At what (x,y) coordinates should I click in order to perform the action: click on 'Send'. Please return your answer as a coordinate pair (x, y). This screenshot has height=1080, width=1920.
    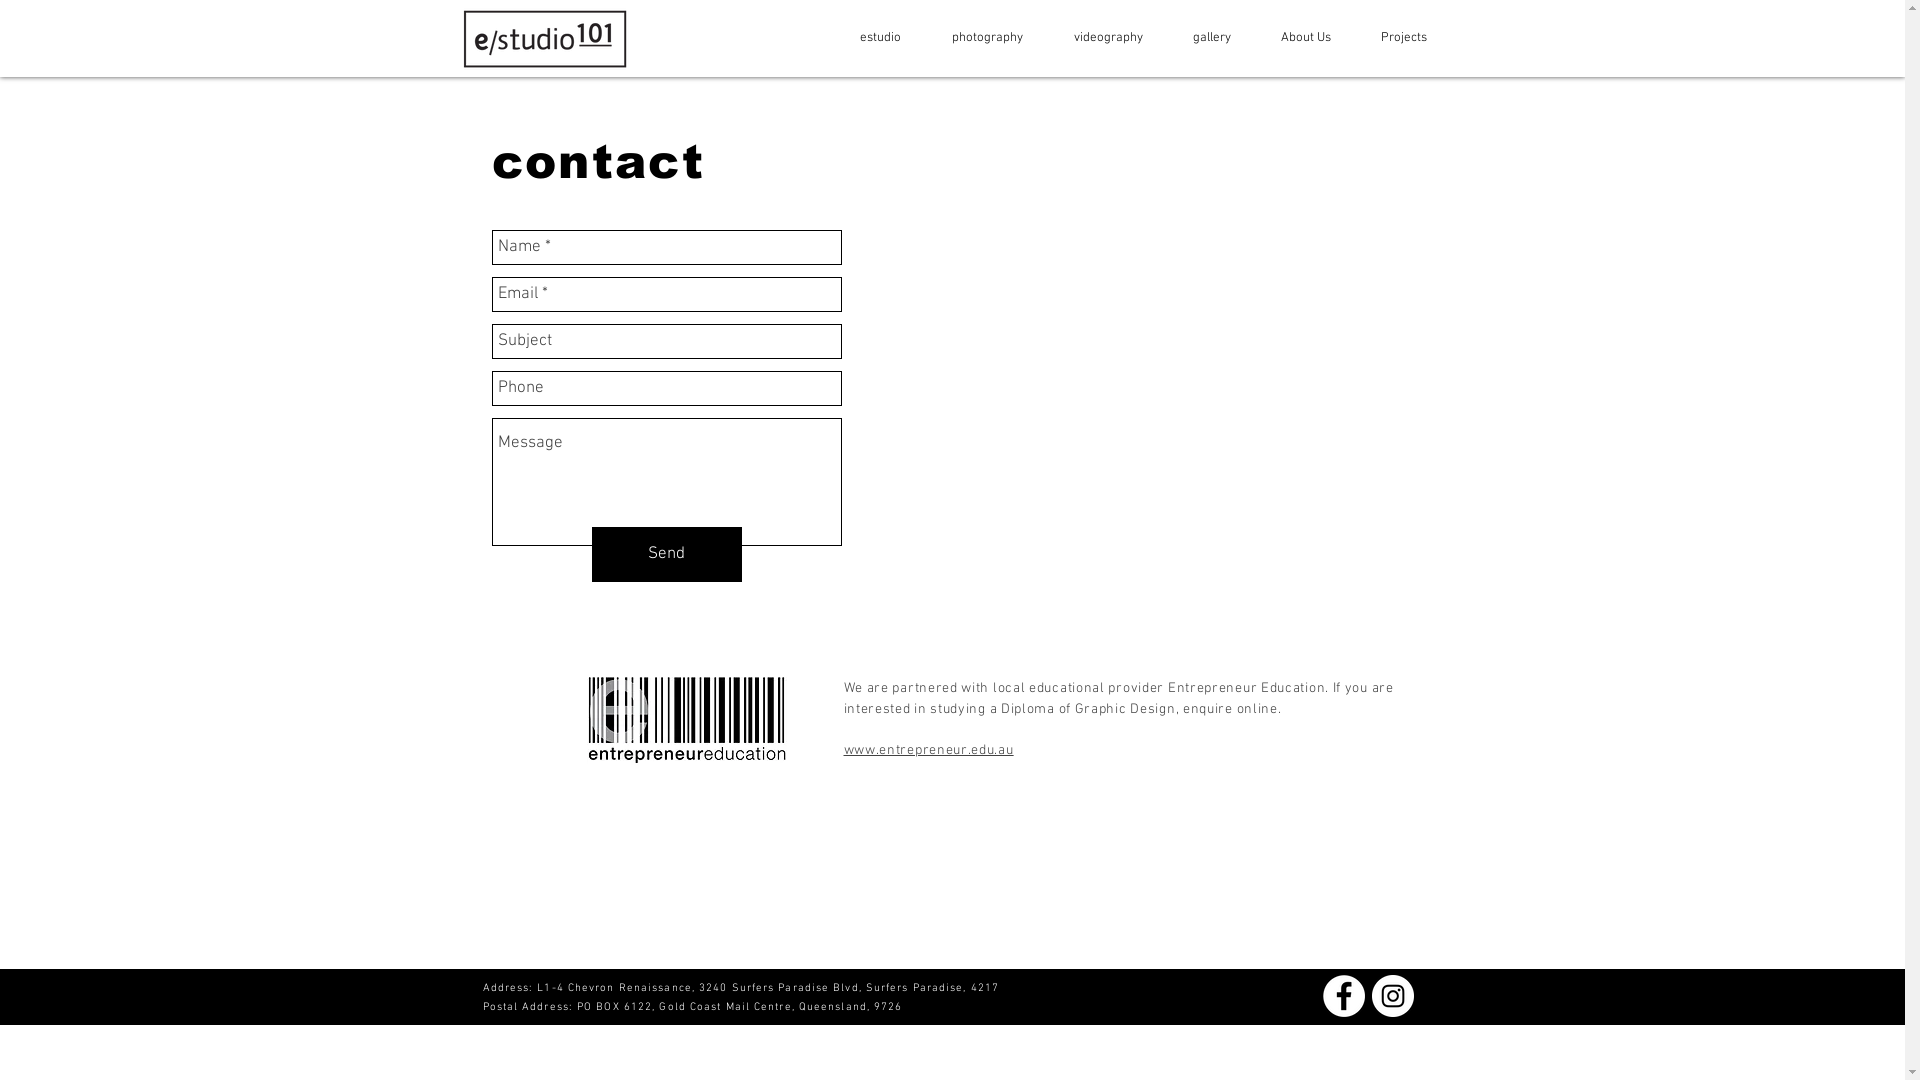
    Looking at the image, I should click on (667, 554).